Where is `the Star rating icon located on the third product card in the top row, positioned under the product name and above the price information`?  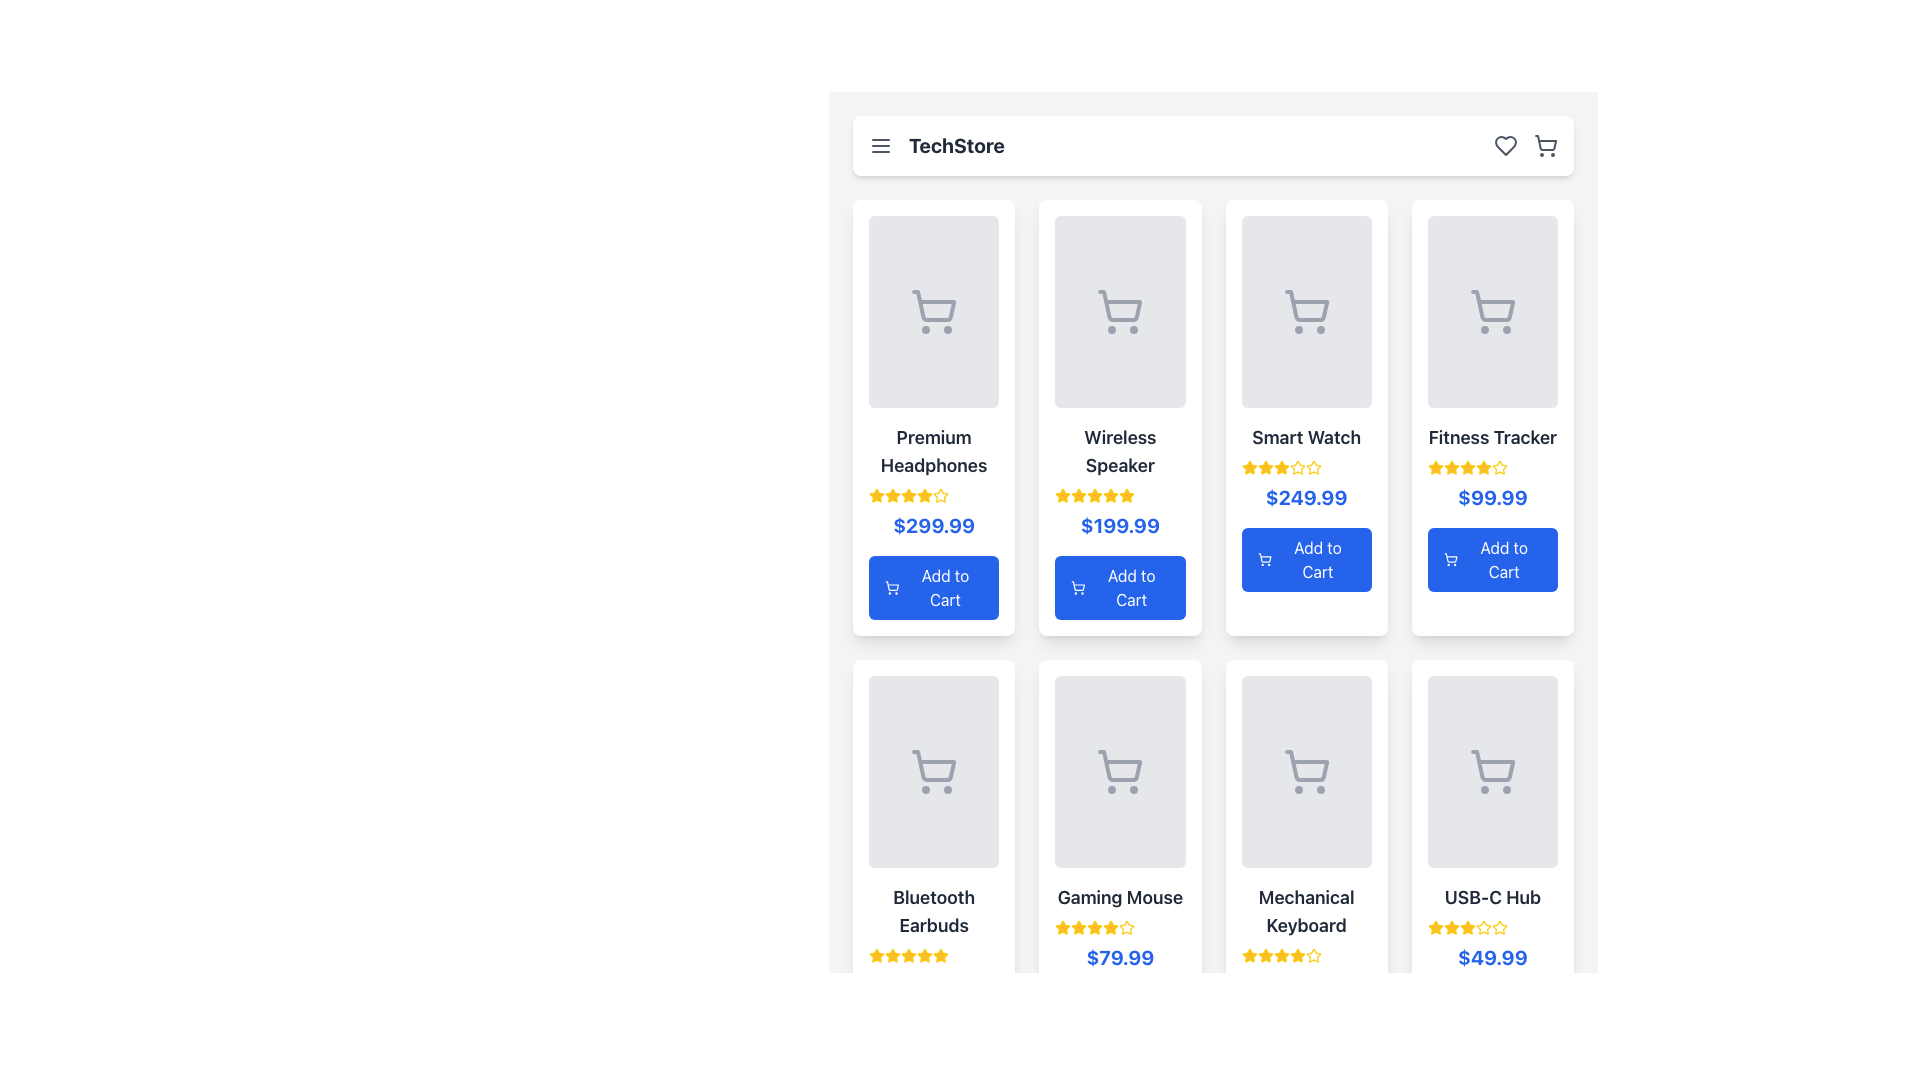
the Star rating icon located on the third product card in the top row, positioned under the product name and above the price information is located at coordinates (1248, 467).